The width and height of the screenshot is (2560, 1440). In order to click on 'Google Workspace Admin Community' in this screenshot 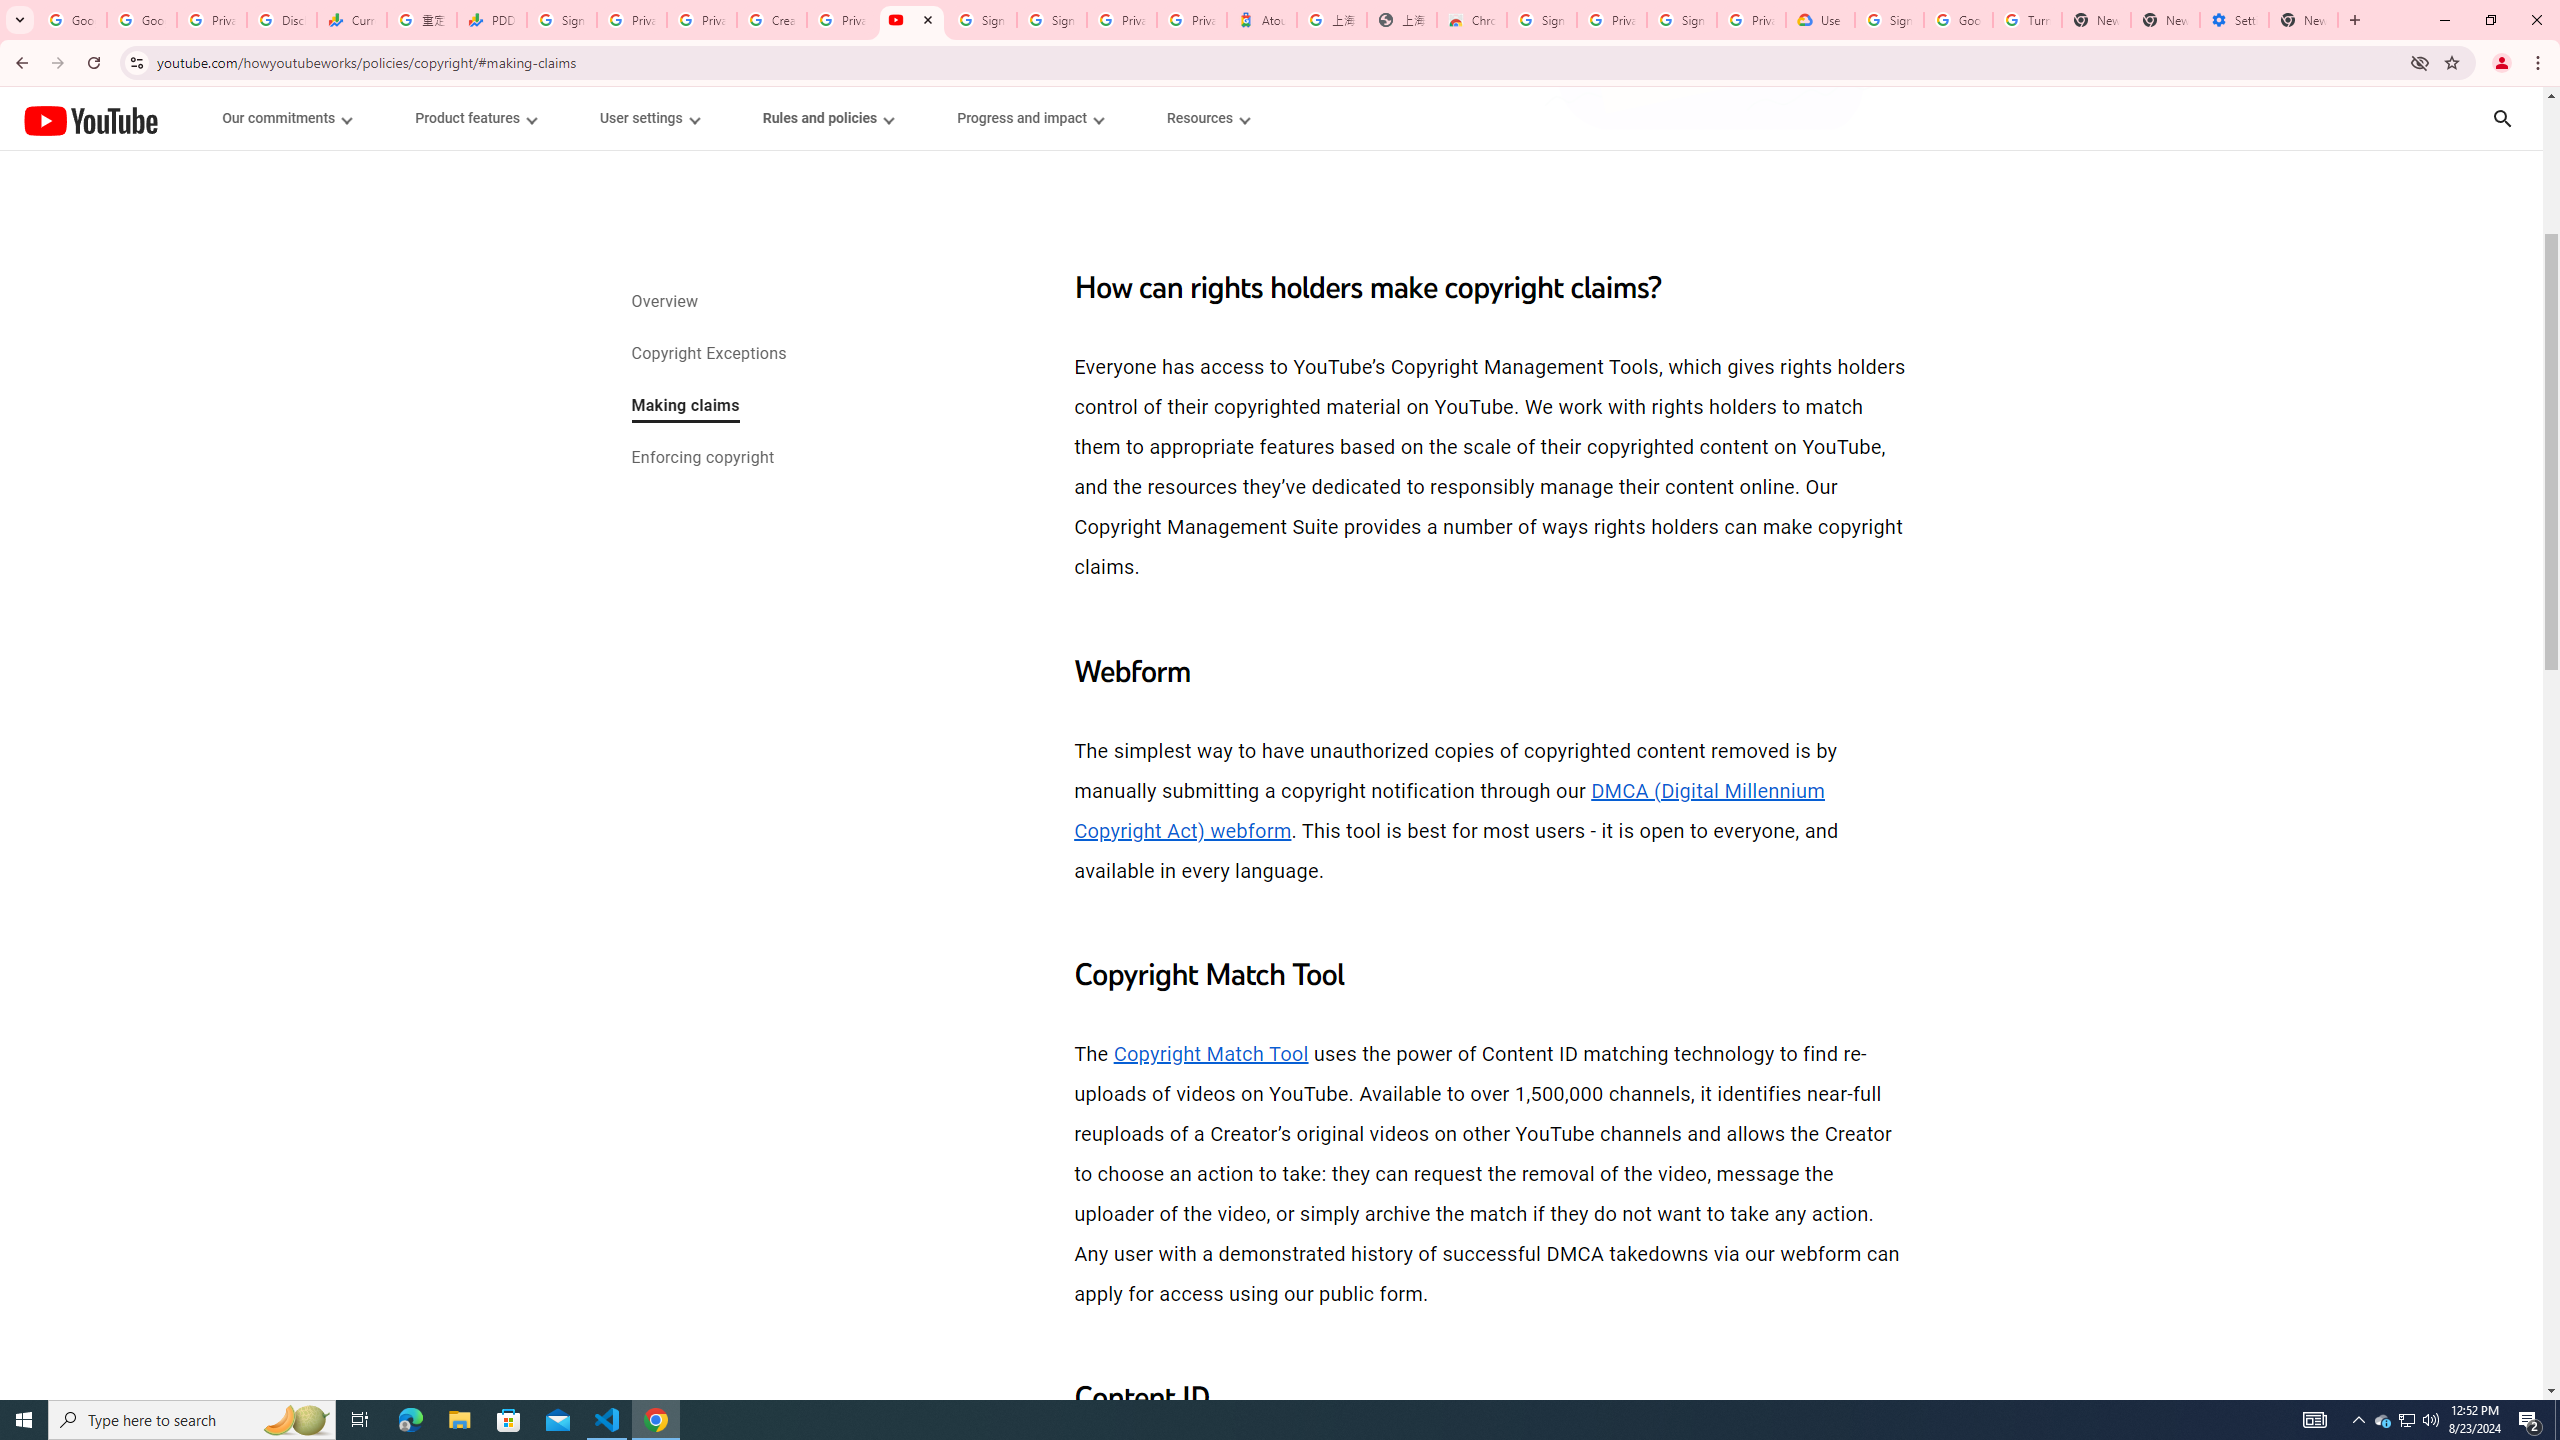, I will do `click(70, 19)`.